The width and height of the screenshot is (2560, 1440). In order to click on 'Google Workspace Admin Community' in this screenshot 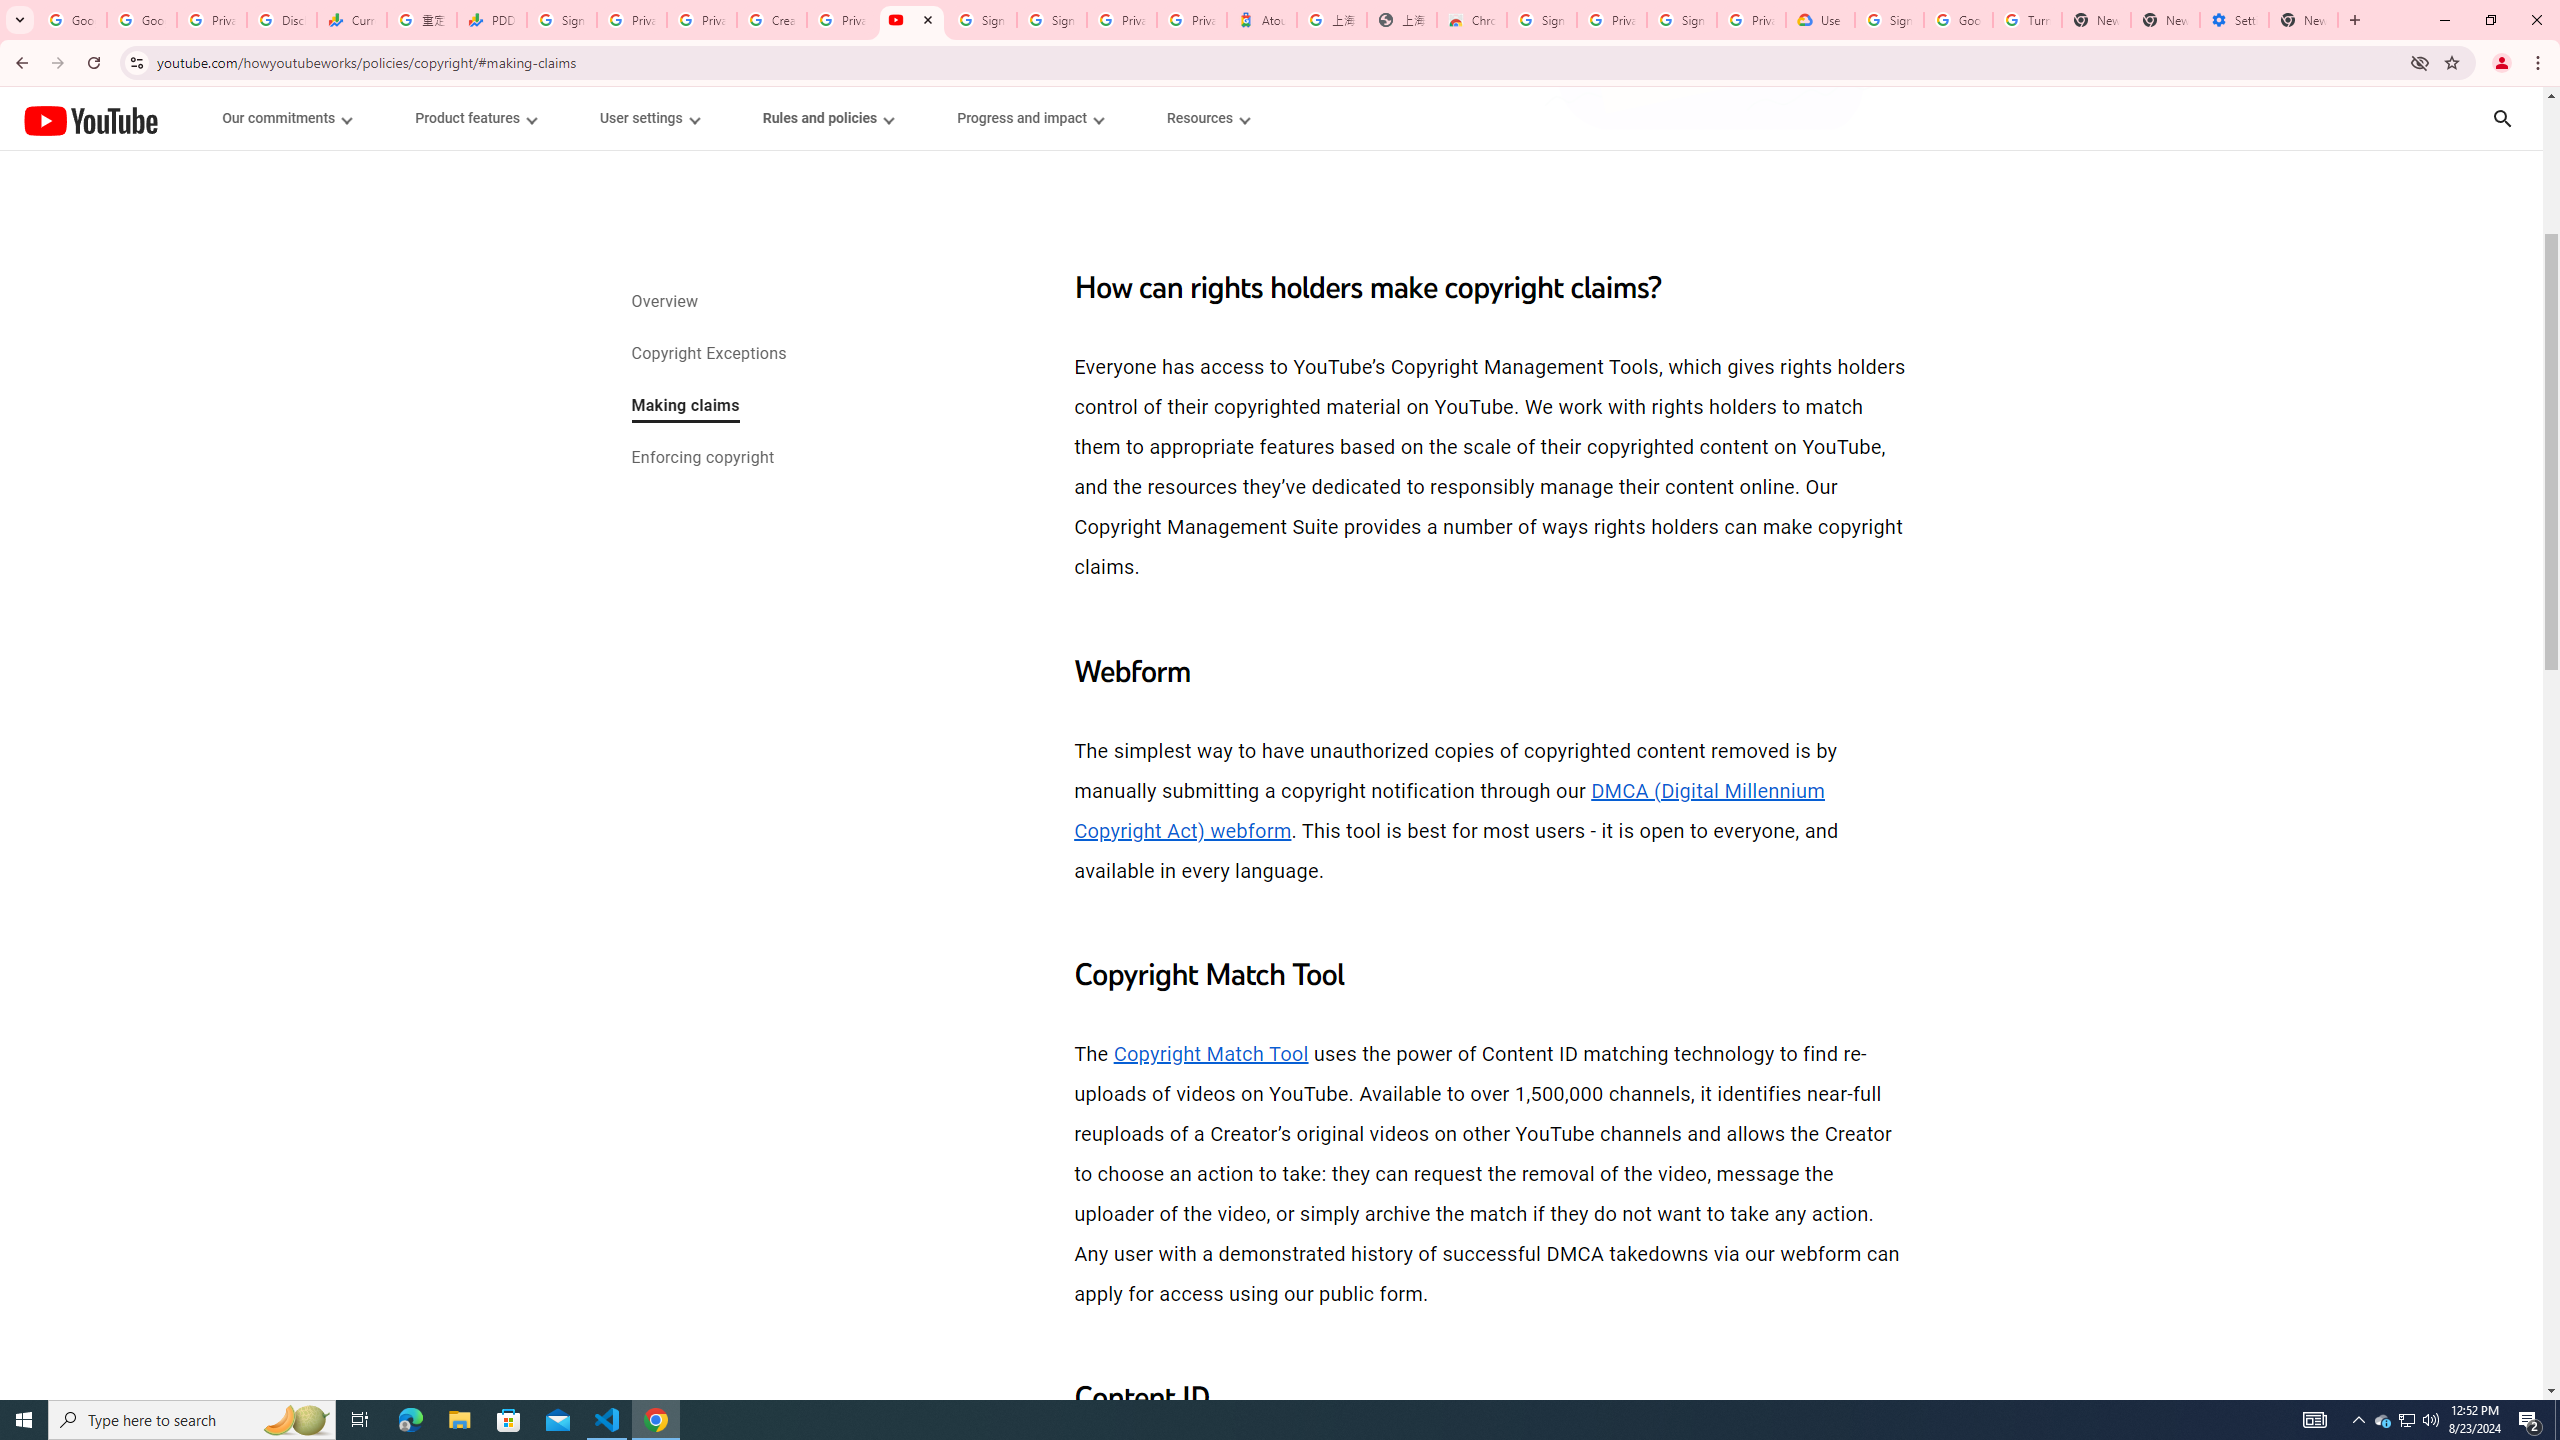, I will do `click(70, 19)`.